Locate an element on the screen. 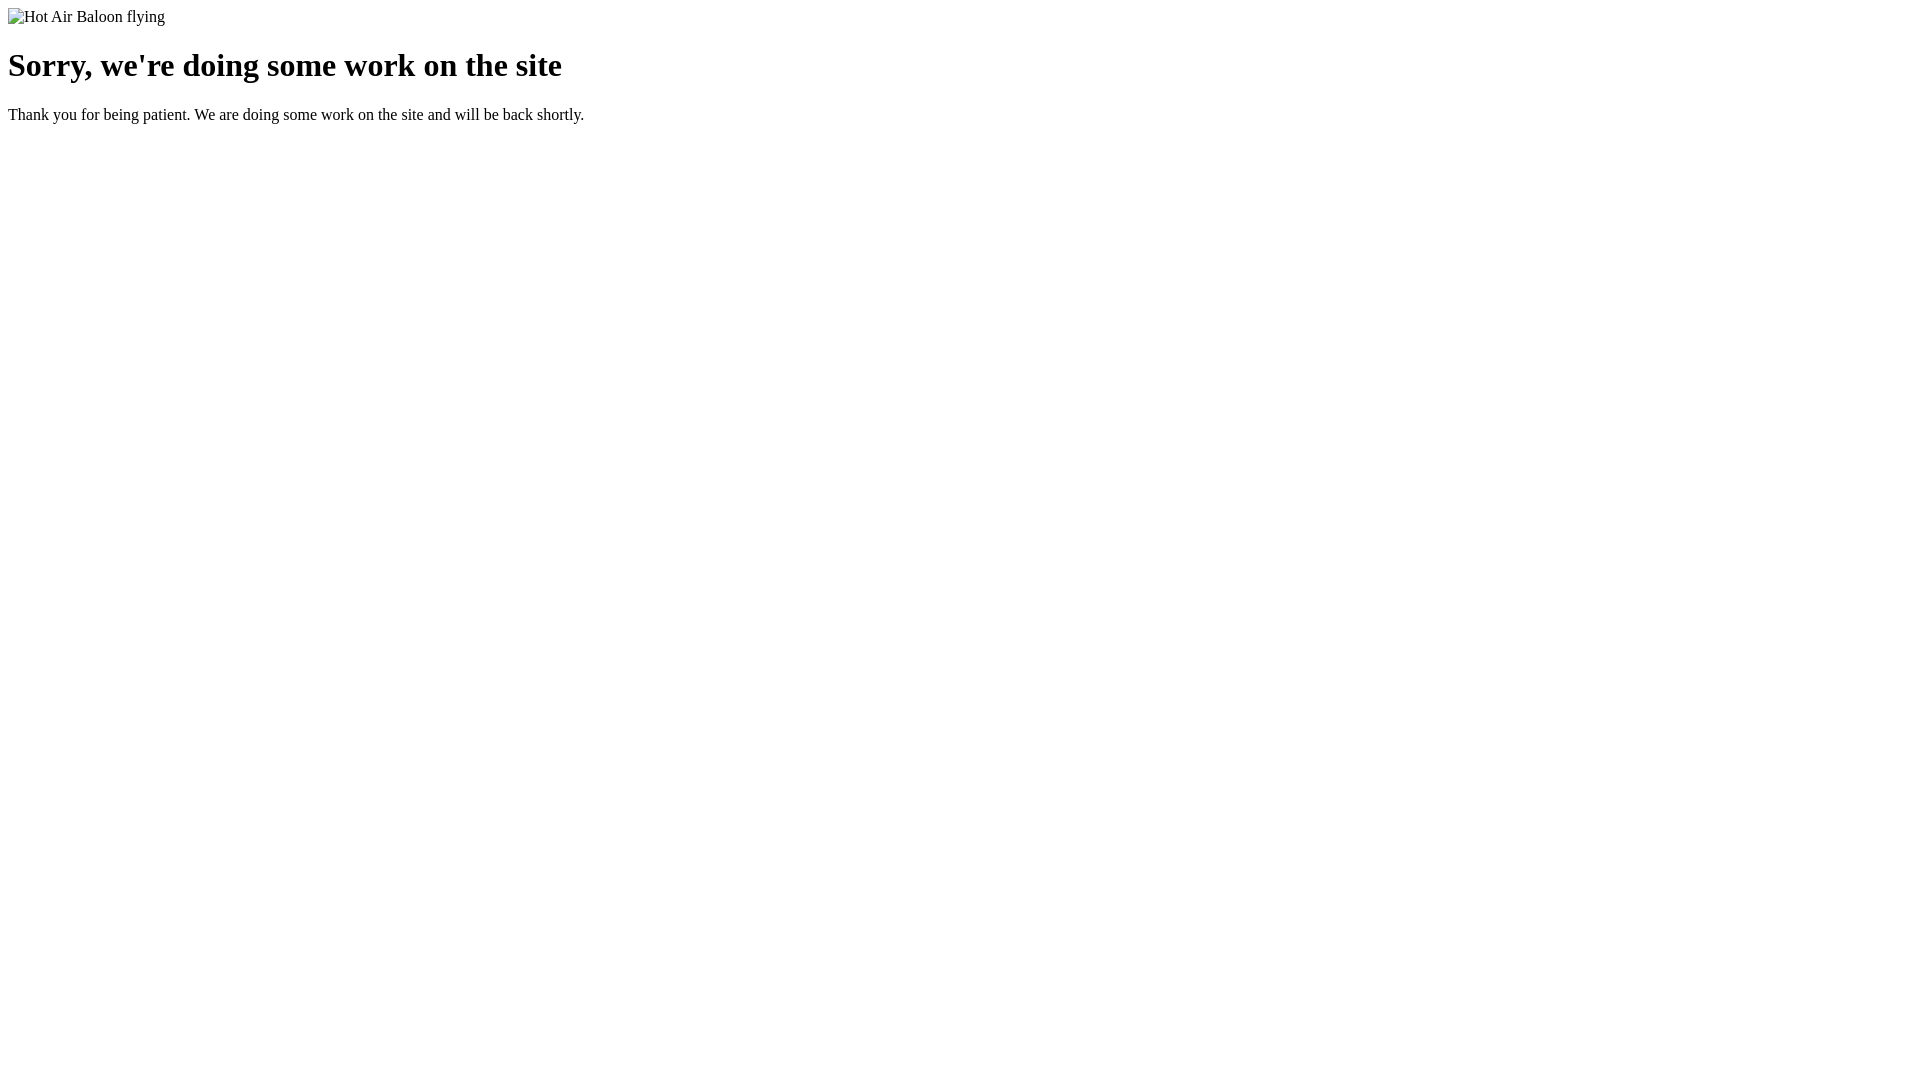 The width and height of the screenshot is (1920, 1080). 'Hot Air Baloon flying' is located at coordinates (85, 16).